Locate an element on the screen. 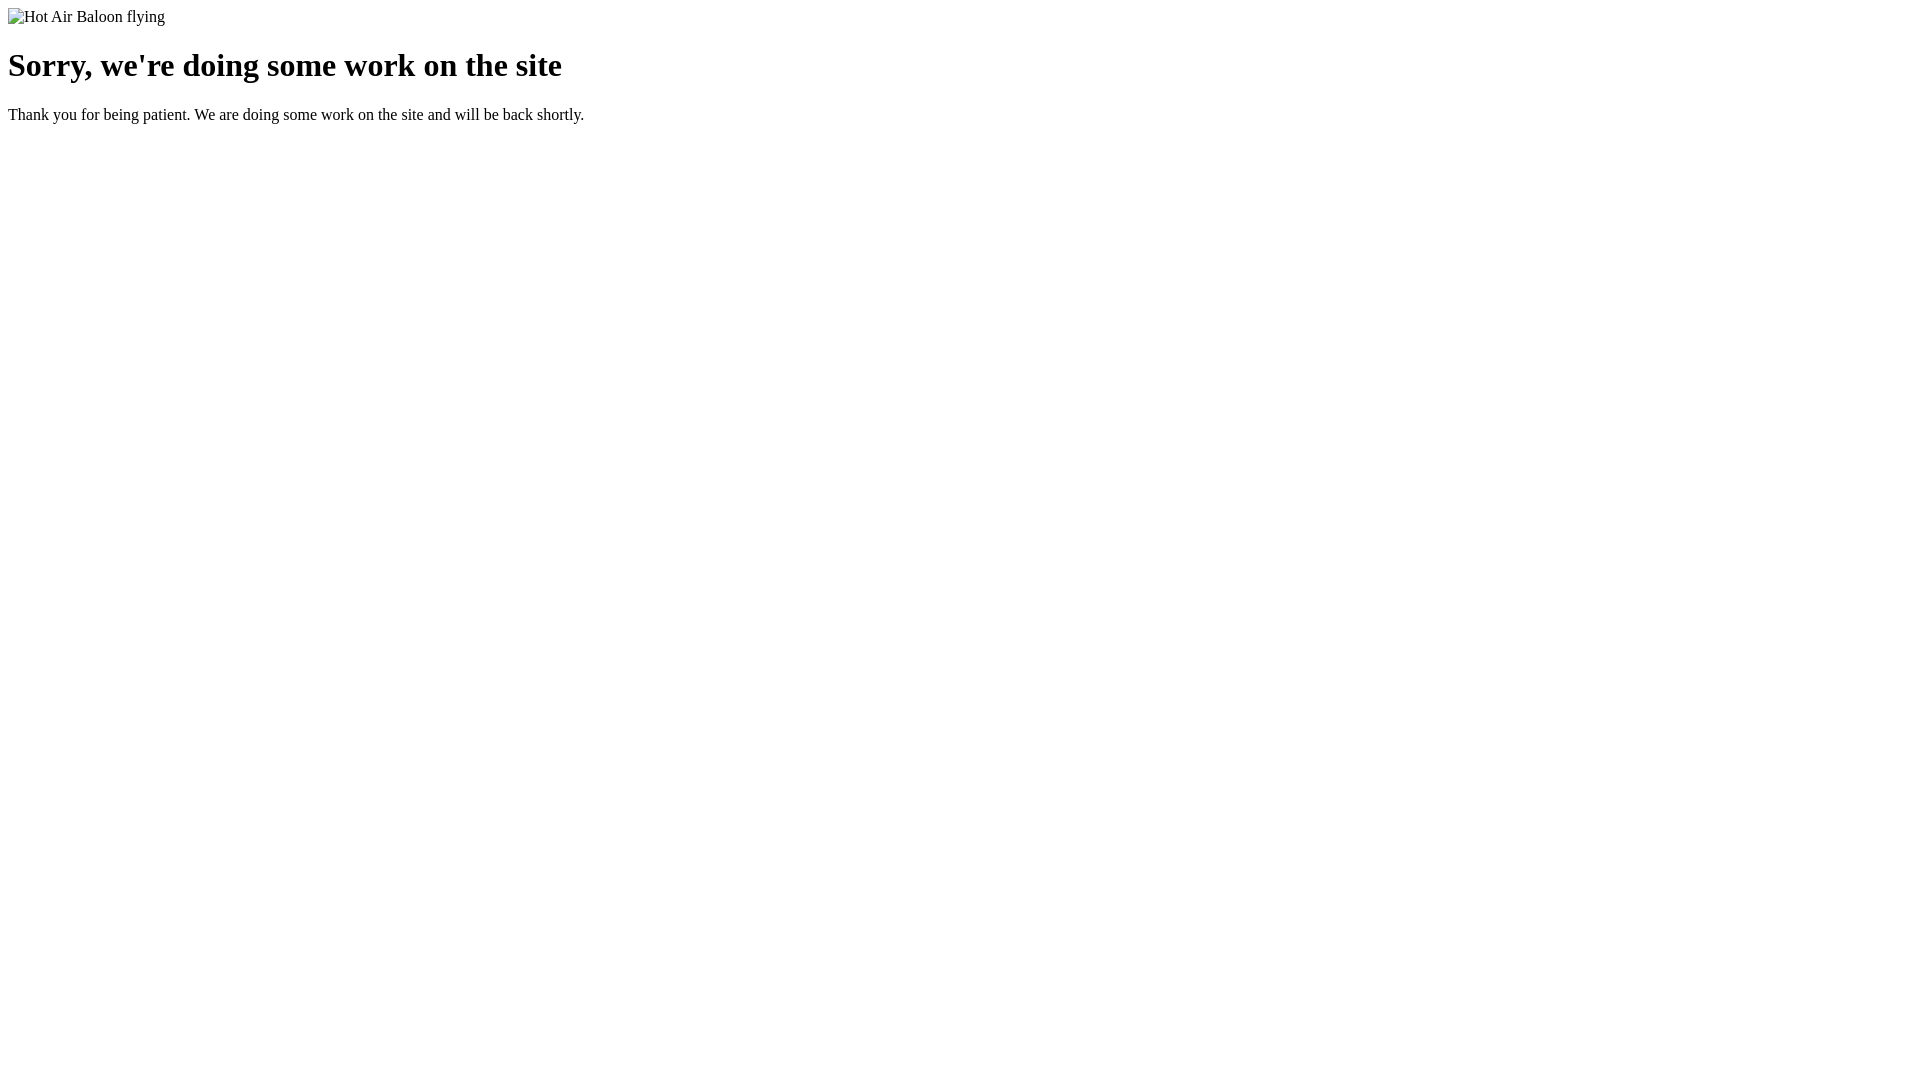 The width and height of the screenshot is (1920, 1080). 'Hot Air Baloon flying' is located at coordinates (85, 16).